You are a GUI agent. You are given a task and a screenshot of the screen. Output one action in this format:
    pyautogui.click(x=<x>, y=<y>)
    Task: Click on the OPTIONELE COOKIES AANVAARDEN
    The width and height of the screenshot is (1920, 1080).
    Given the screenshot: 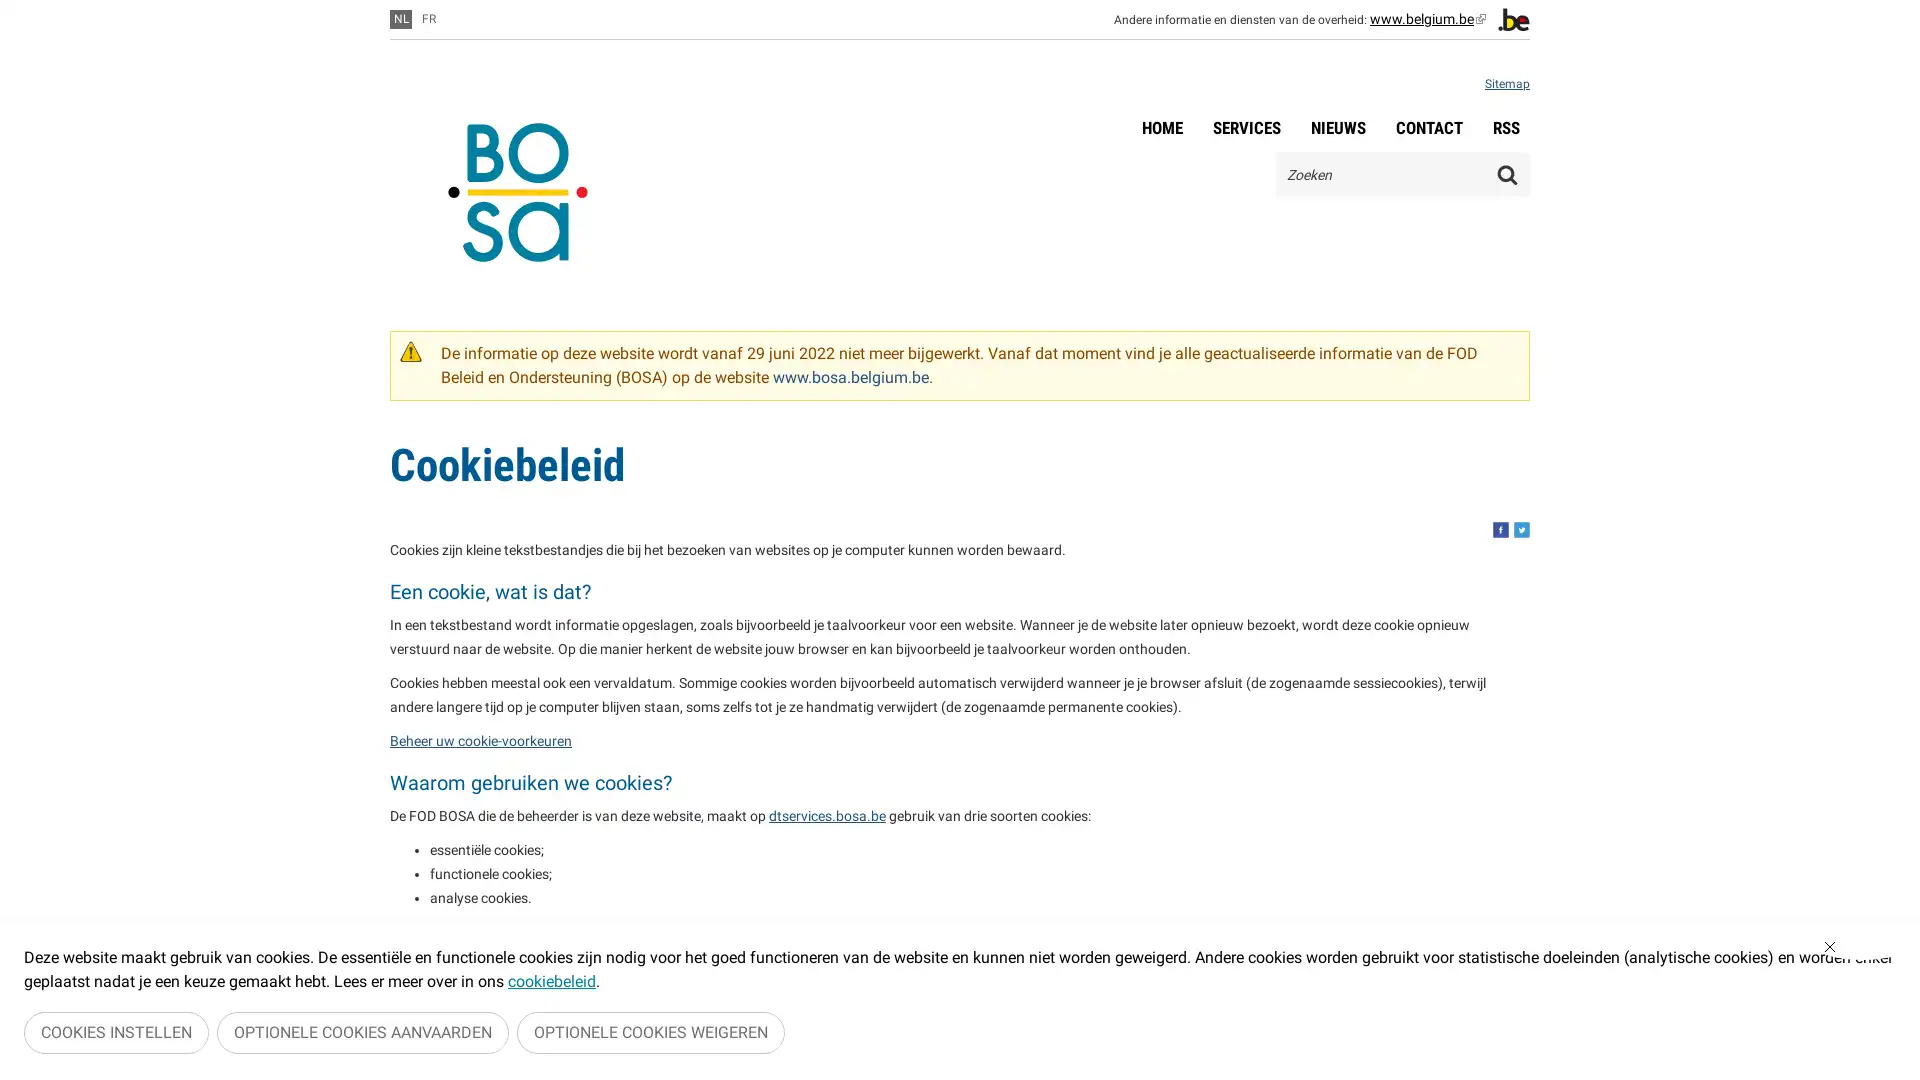 What is the action you would take?
    pyautogui.click(x=363, y=1034)
    